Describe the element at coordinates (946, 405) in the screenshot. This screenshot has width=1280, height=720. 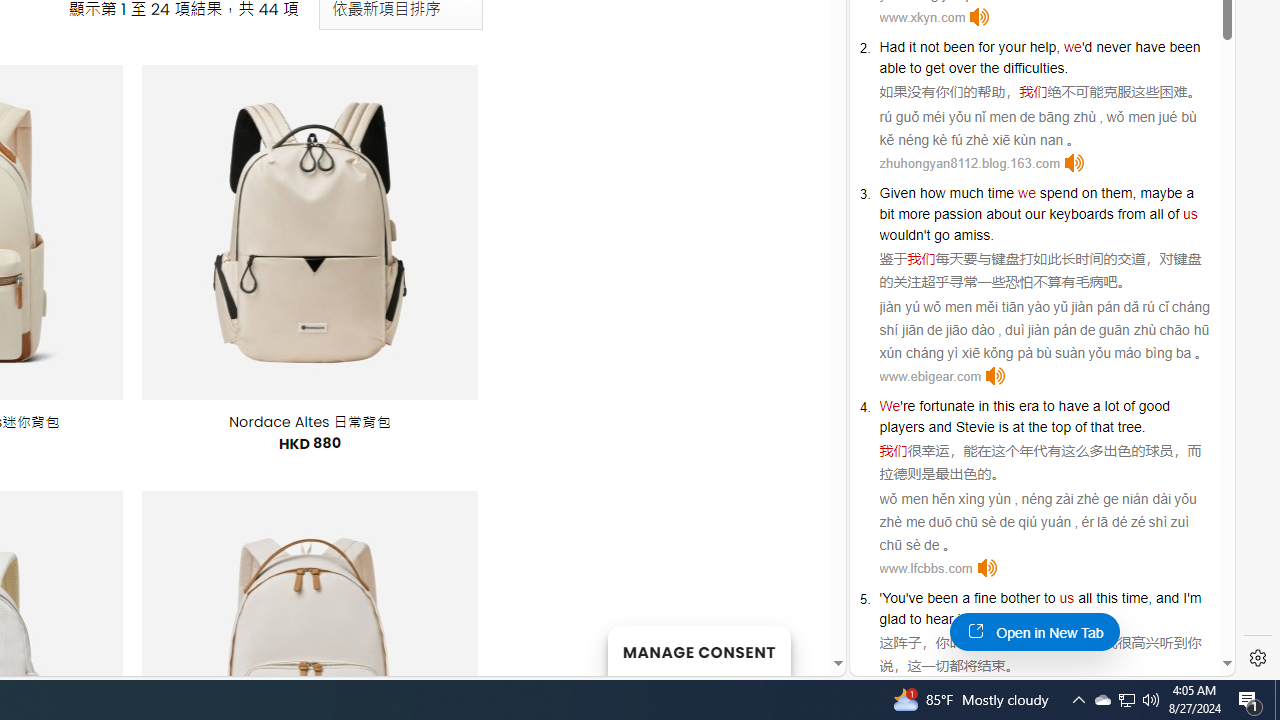
I see `'fortunate'` at that location.